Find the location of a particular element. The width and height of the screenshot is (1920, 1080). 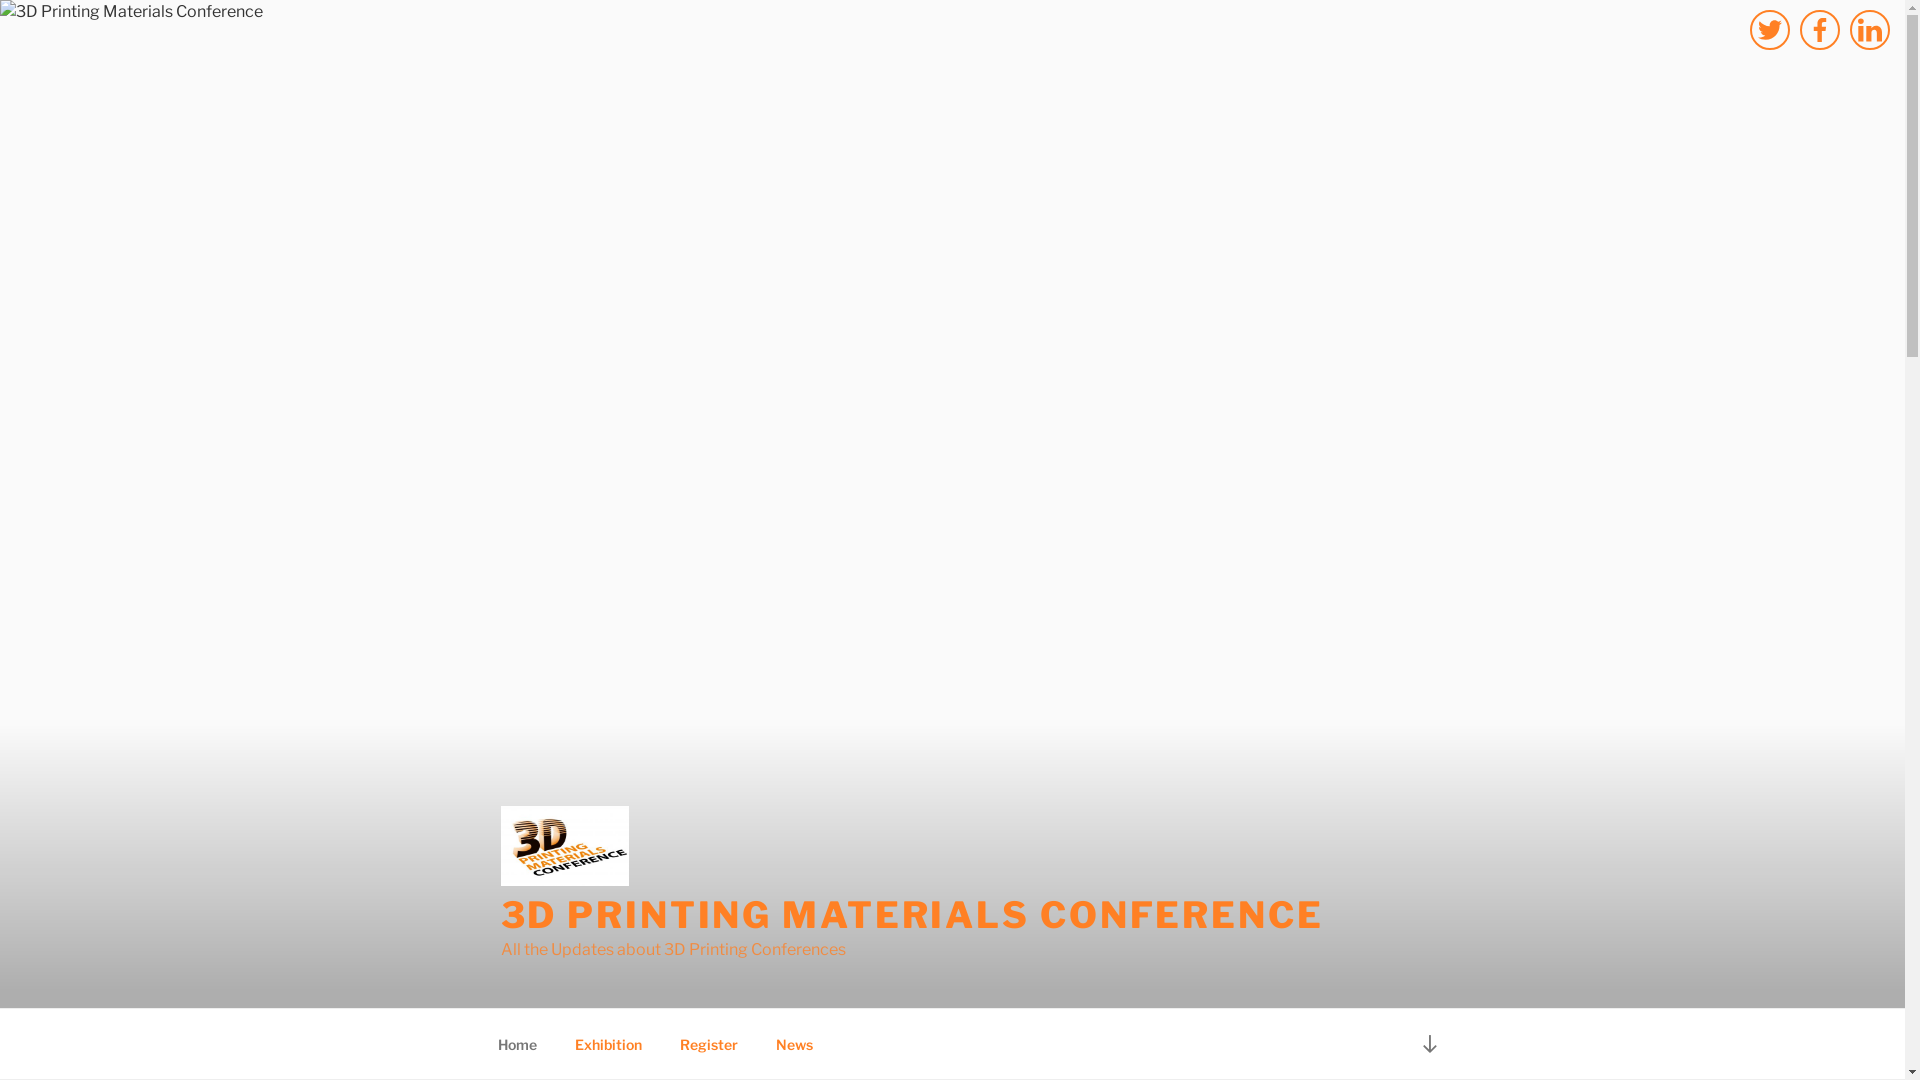

'Scroll down to content' is located at coordinates (1428, 1042).